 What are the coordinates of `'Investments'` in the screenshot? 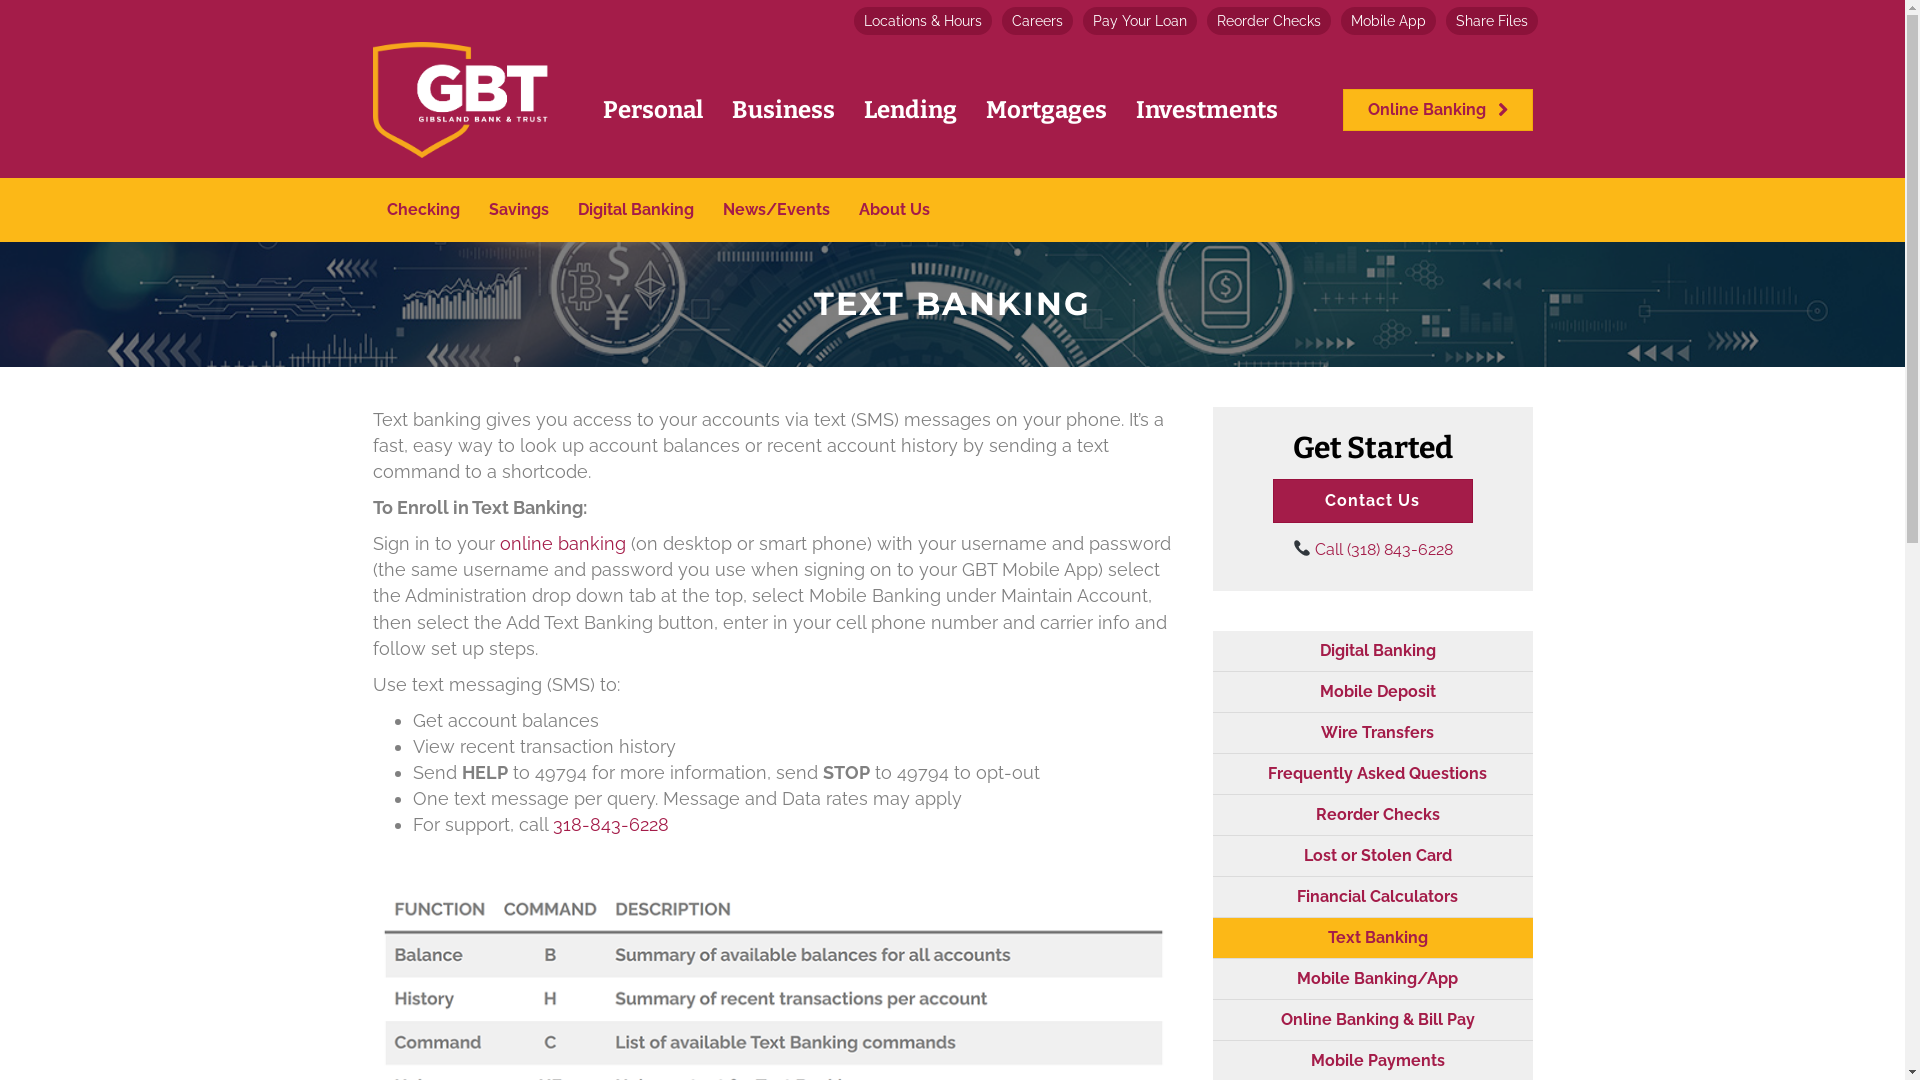 It's located at (1205, 110).